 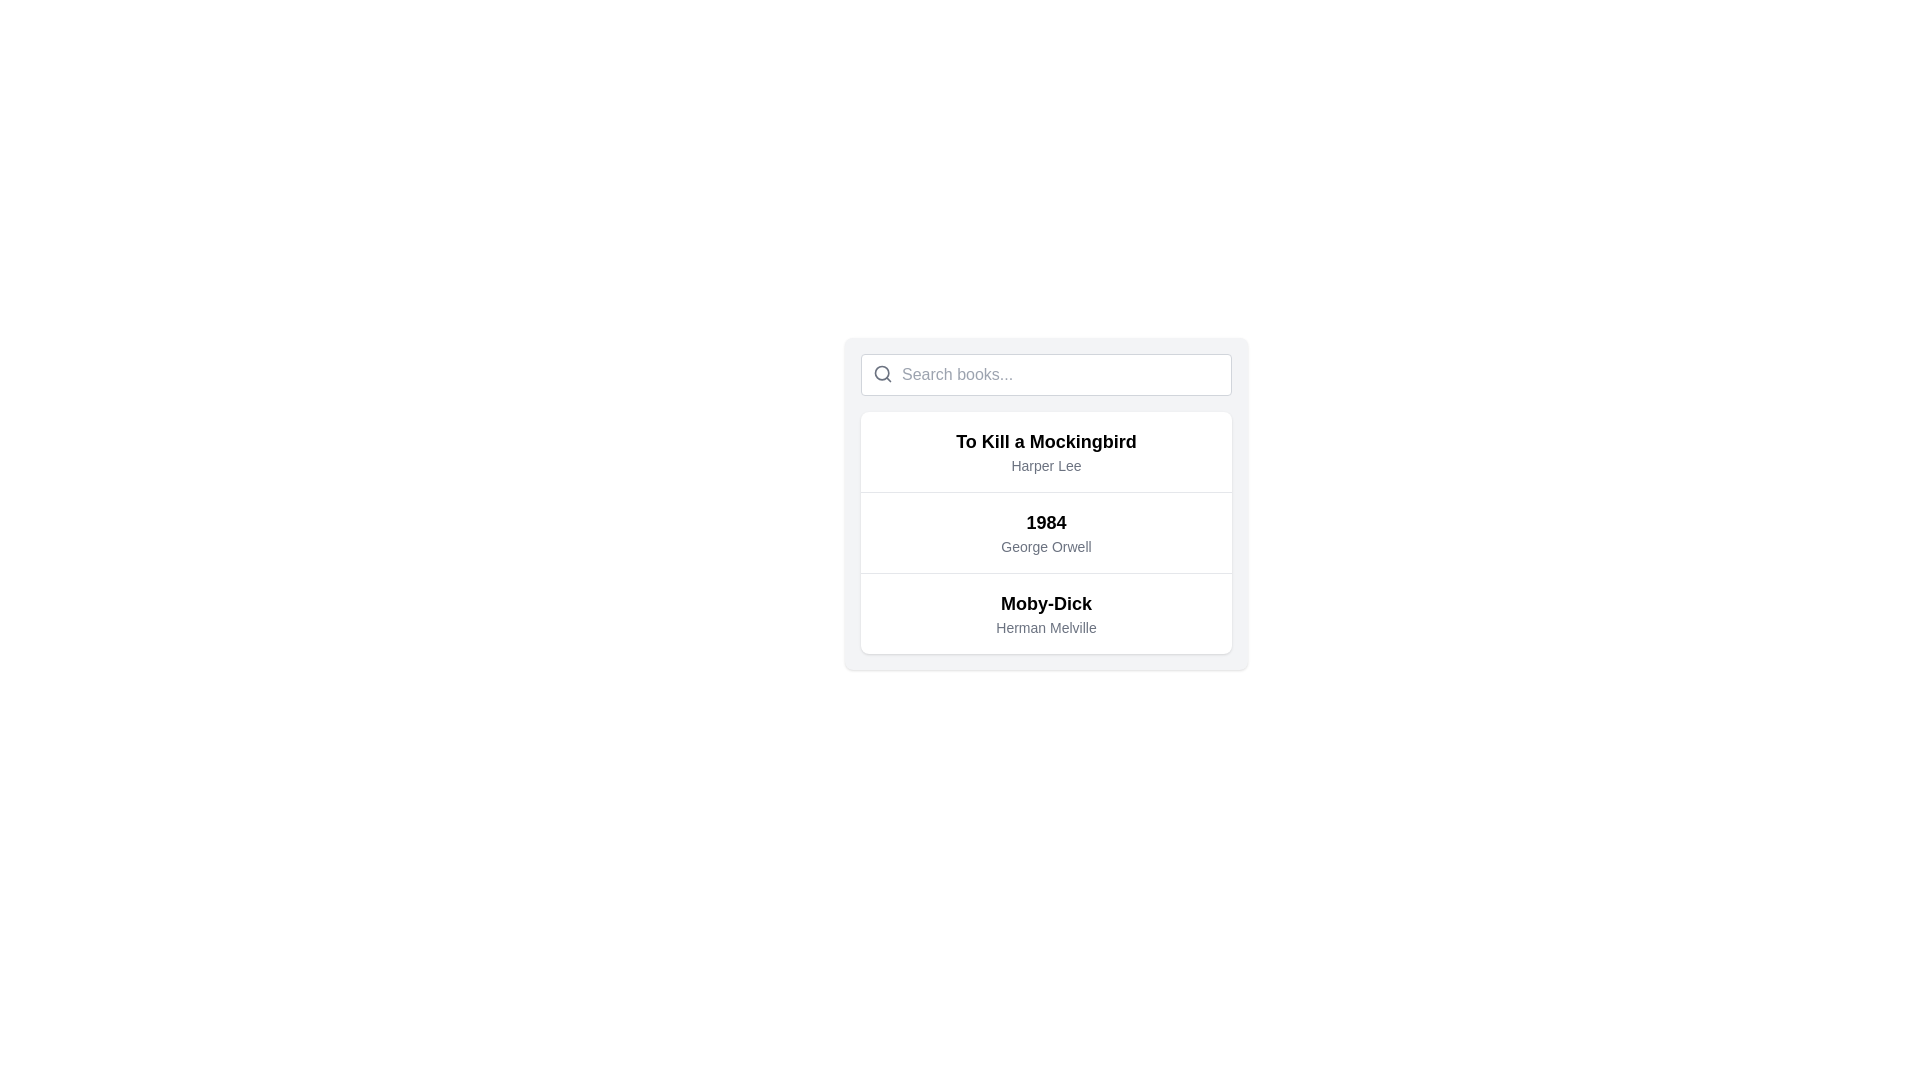 I want to click on the bold, capitalized text label reading 'Moby-Dick' which is positioned above the smaller text 'Herman Melville', so click(x=1045, y=603).